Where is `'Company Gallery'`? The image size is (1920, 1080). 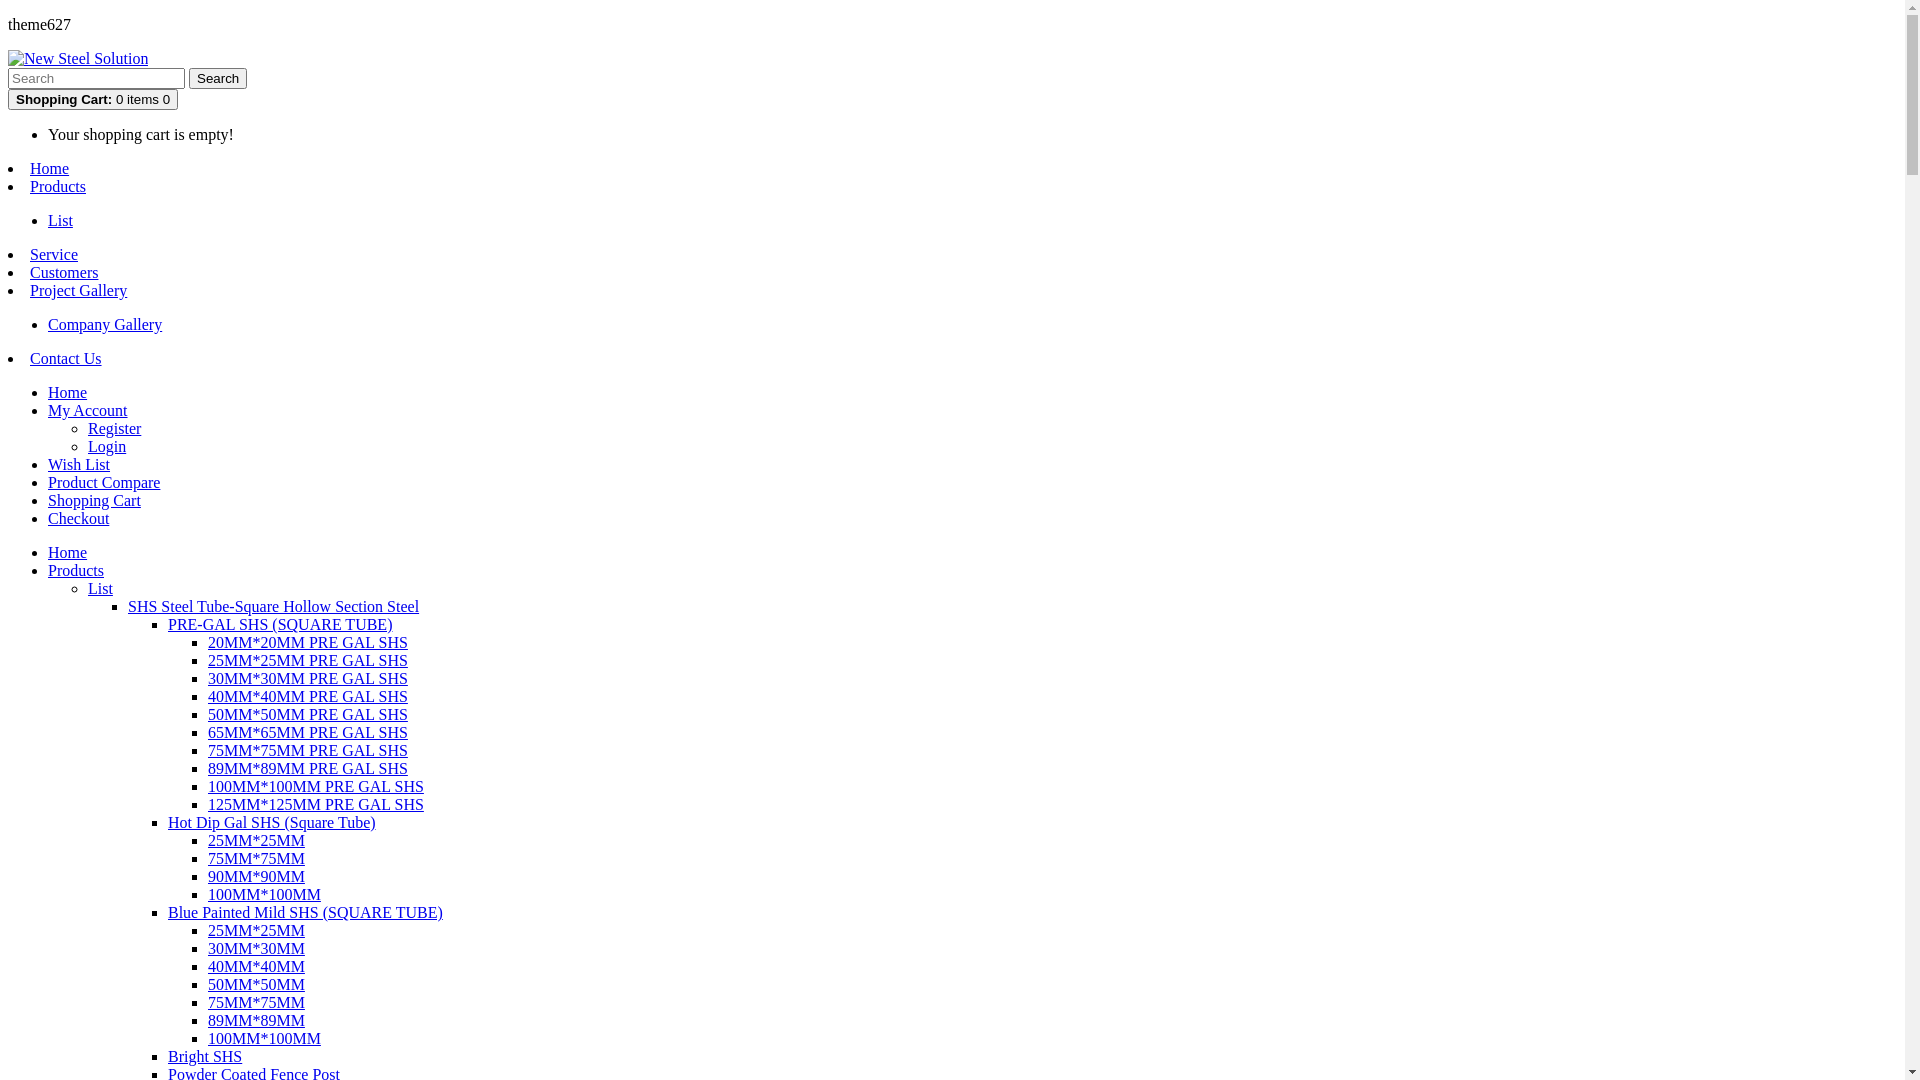
'Company Gallery' is located at coordinates (104, 323).